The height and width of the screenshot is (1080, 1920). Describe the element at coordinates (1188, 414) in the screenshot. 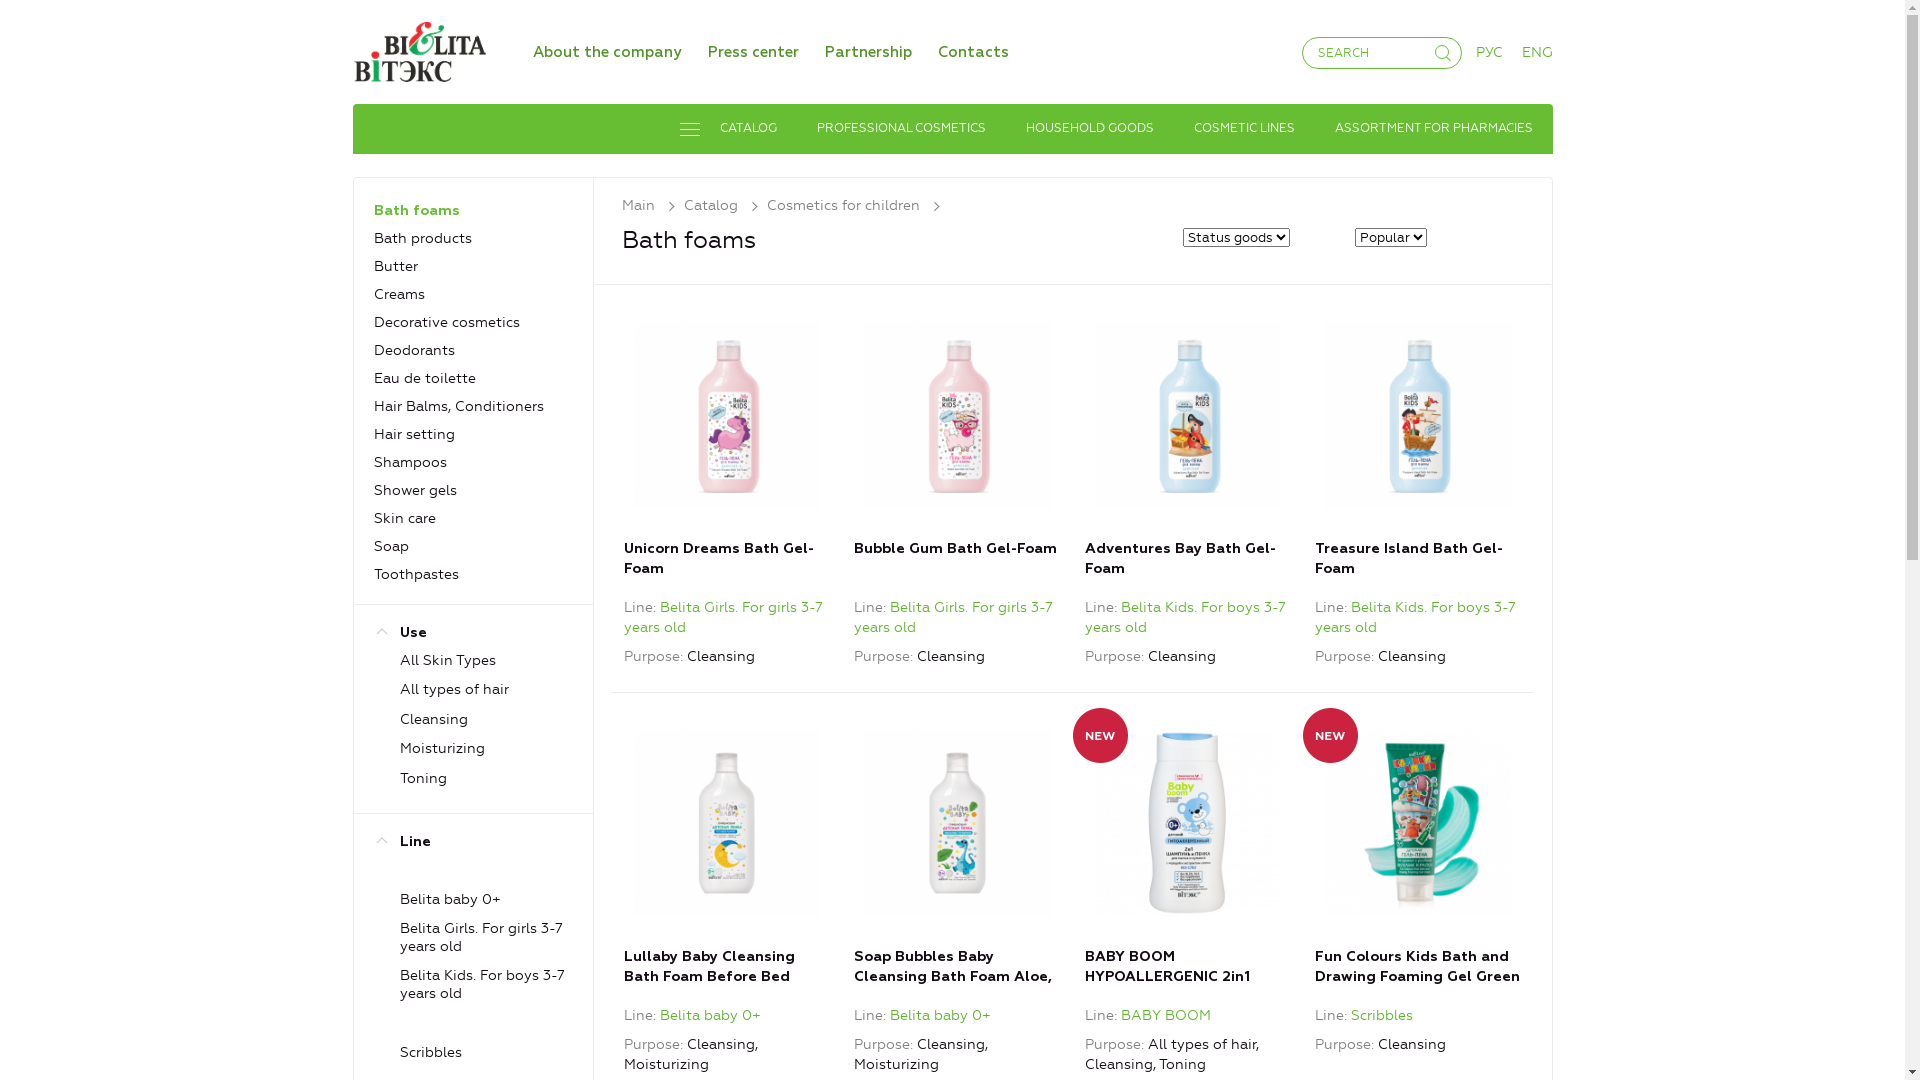

I see `'Adventures Bay Bath Gel-Foam'` at that location.